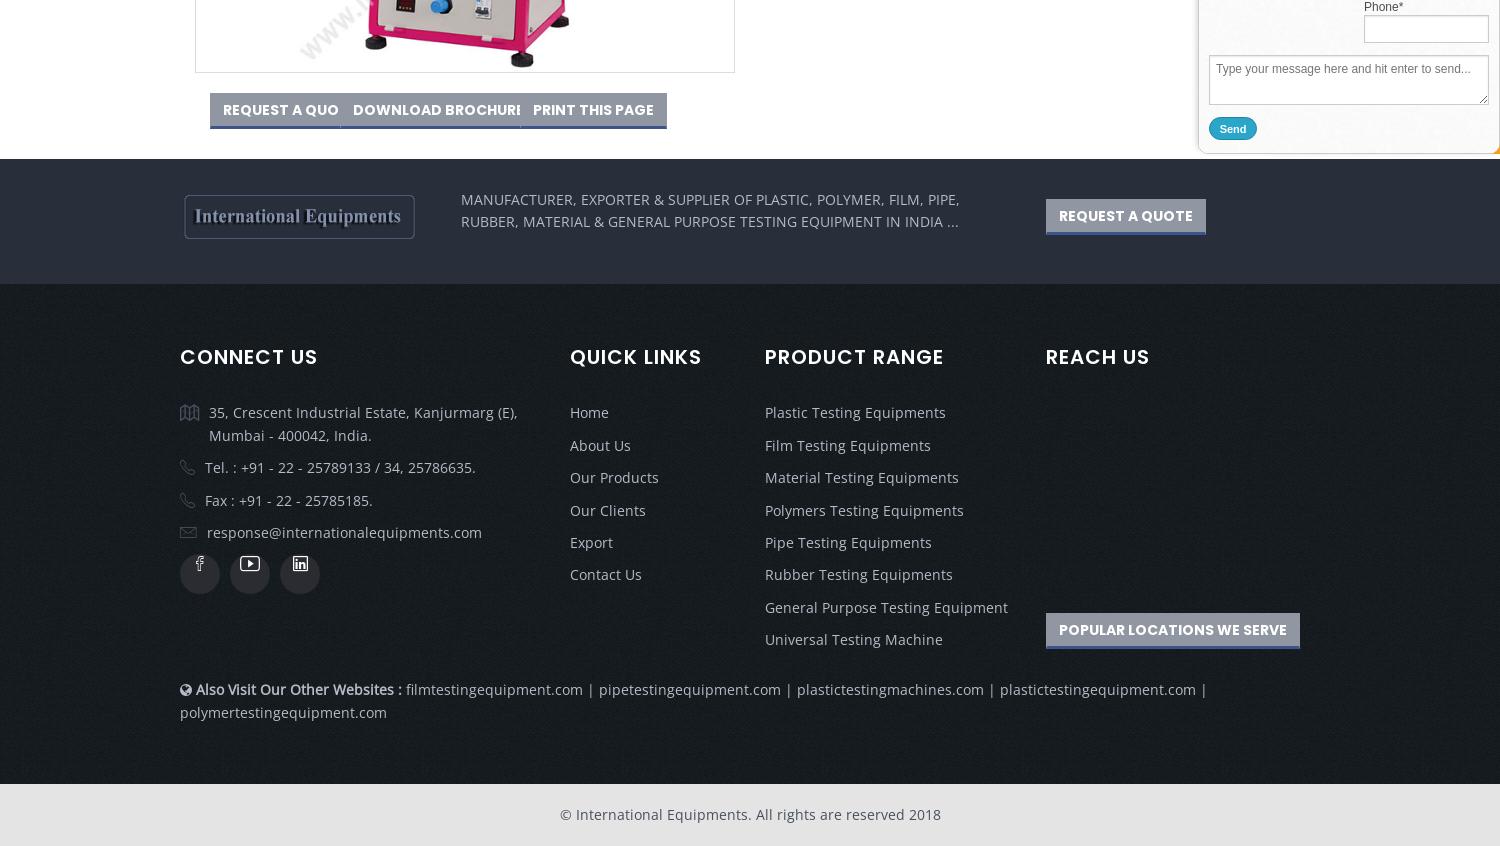 The height and width of the screenshot is (846, 1500). Describe the element at coordinates (532, 108) in the screenshot. I see `'PRINT THIS PAGE'` at that location.